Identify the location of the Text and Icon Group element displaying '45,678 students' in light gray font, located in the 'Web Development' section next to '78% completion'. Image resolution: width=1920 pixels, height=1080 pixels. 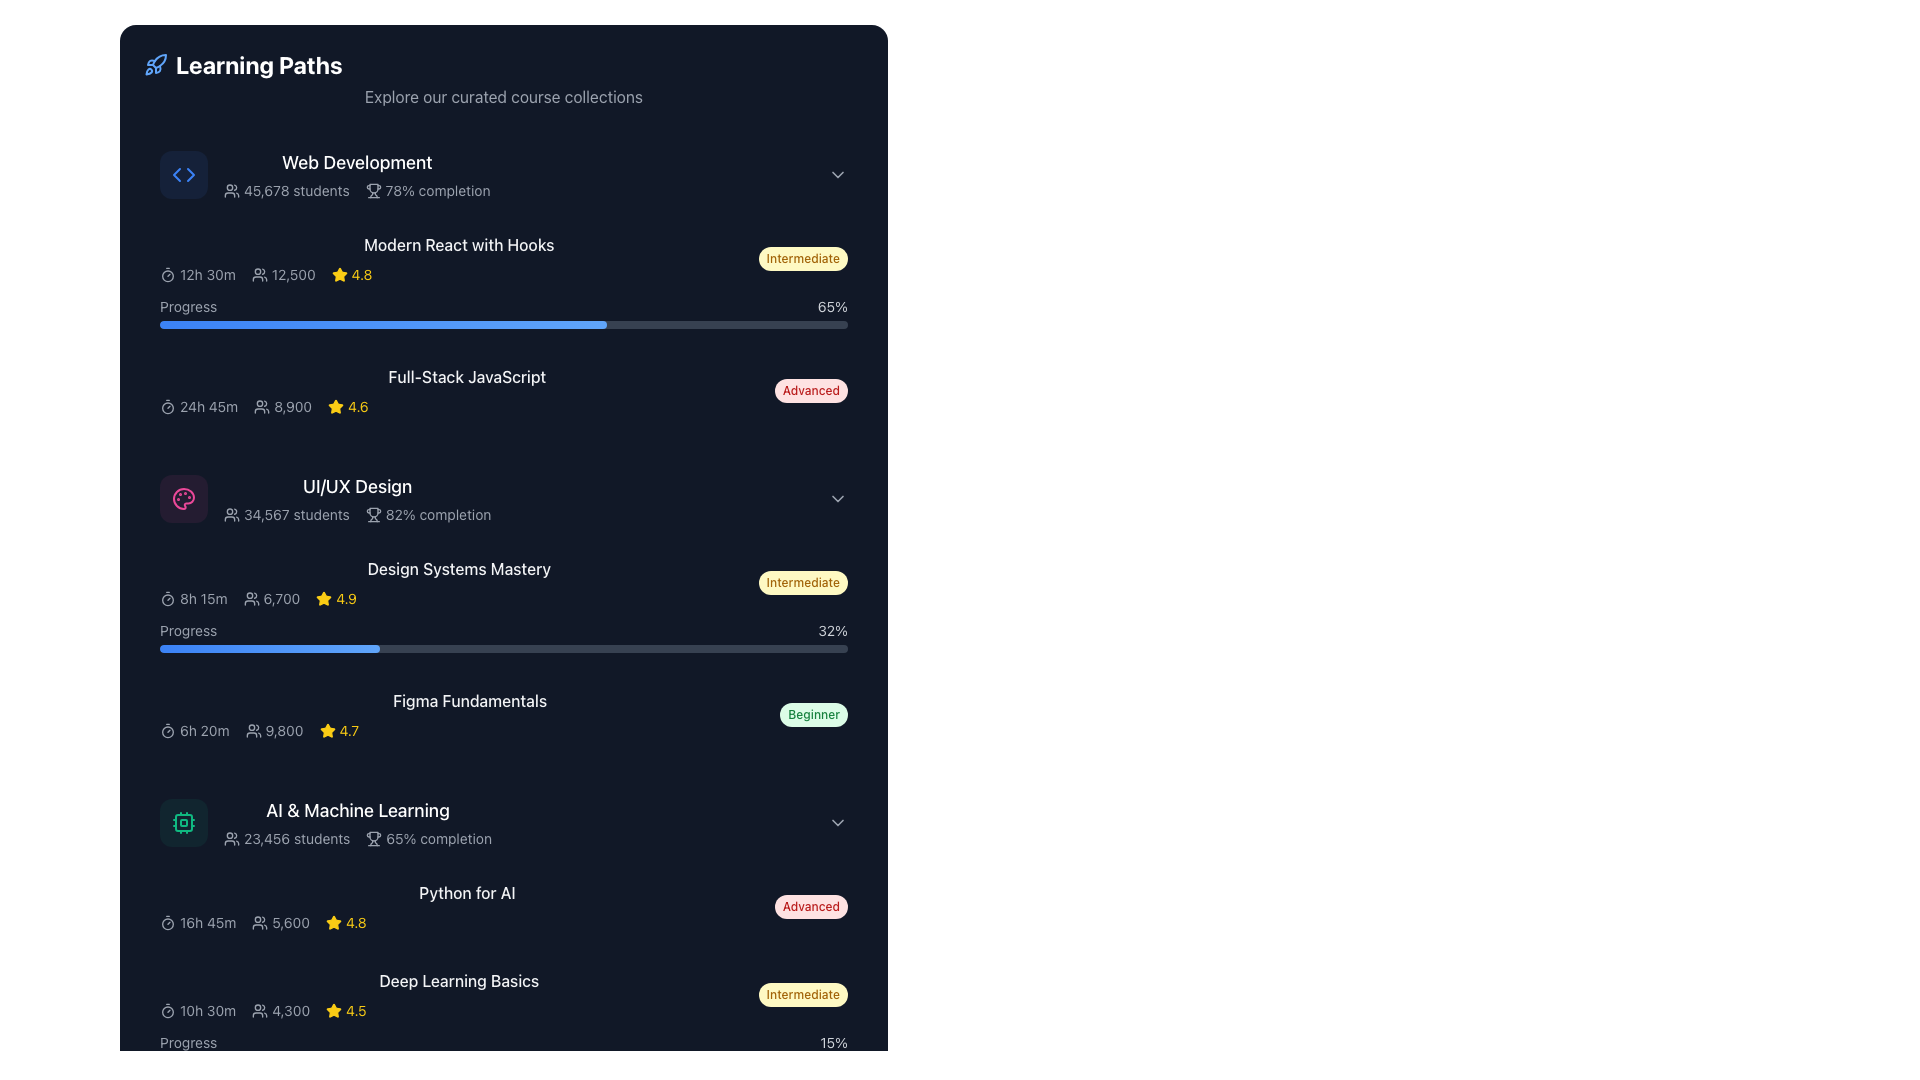
(285, 191).